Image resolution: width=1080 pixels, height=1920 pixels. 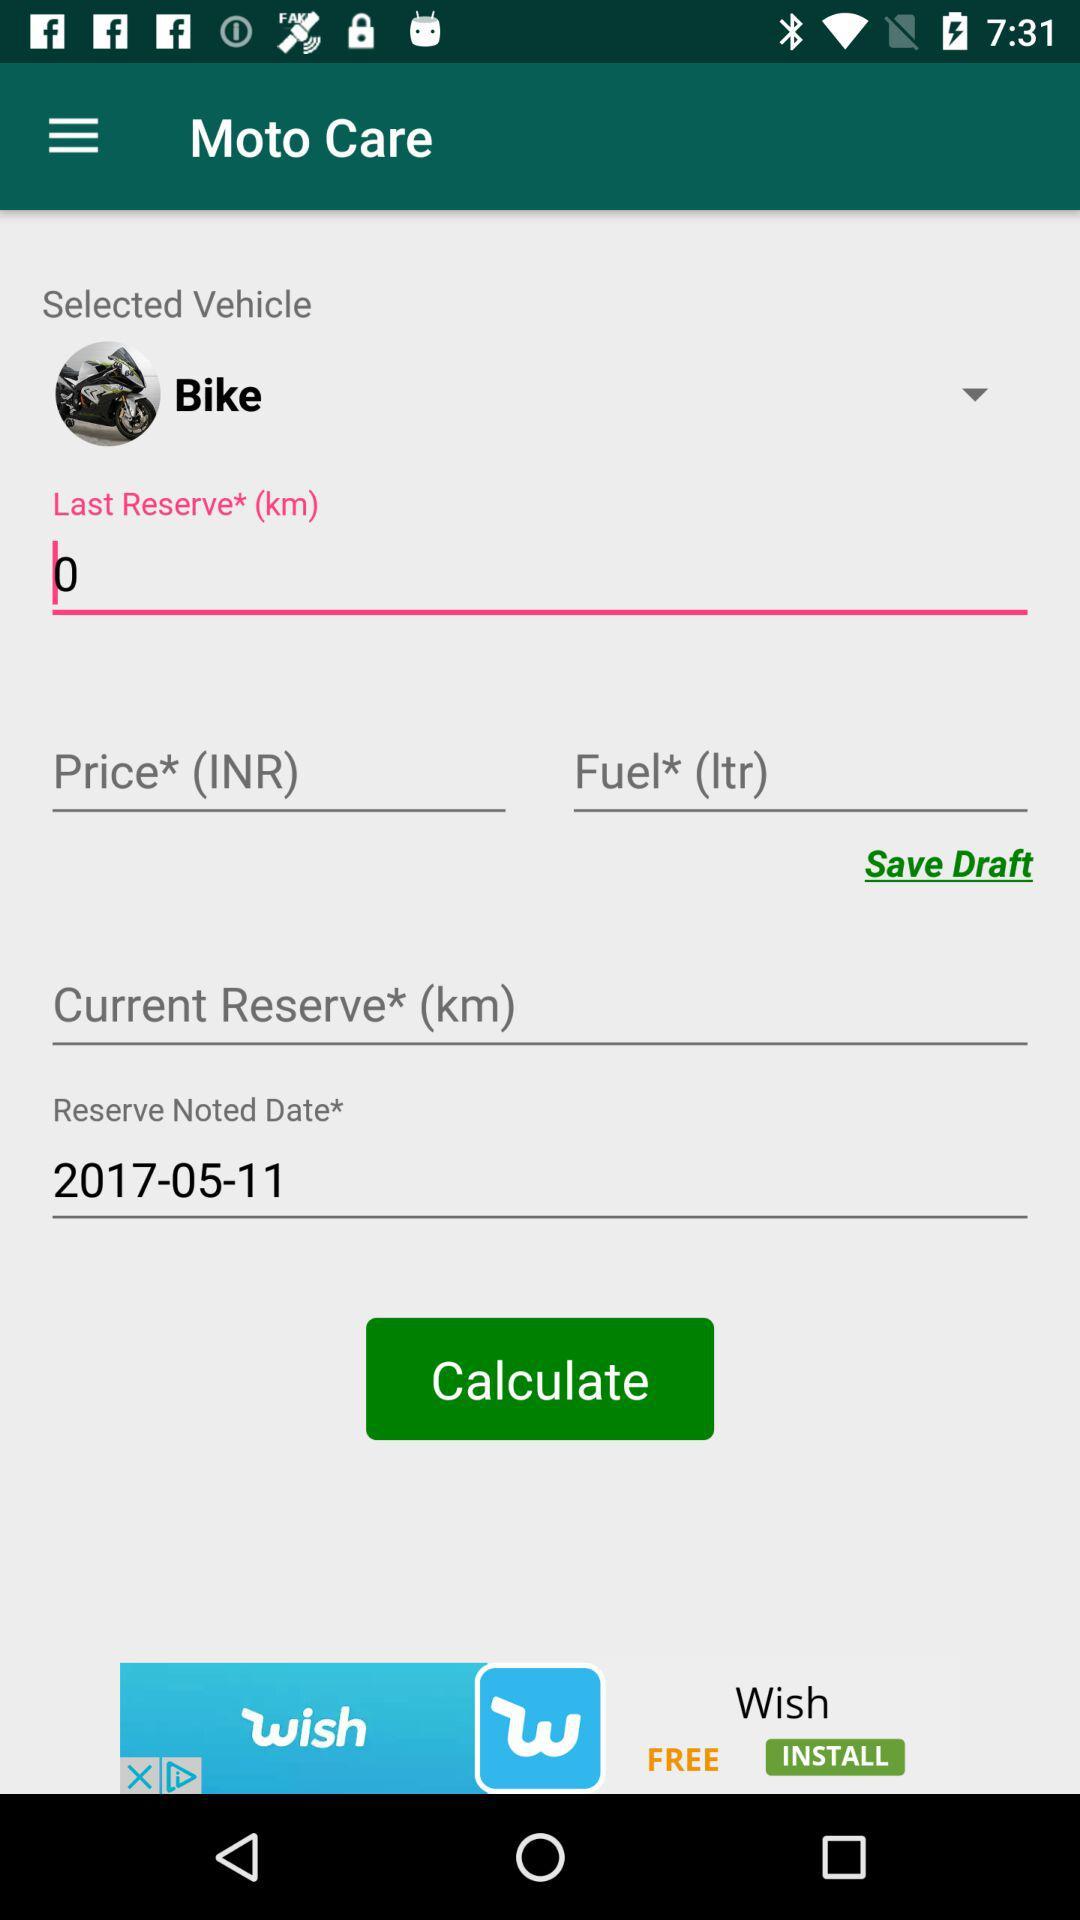 What do you see at coordinates (540, 1180) in the screenshot?
I see `20170511` at bounding box center [540, 1180].